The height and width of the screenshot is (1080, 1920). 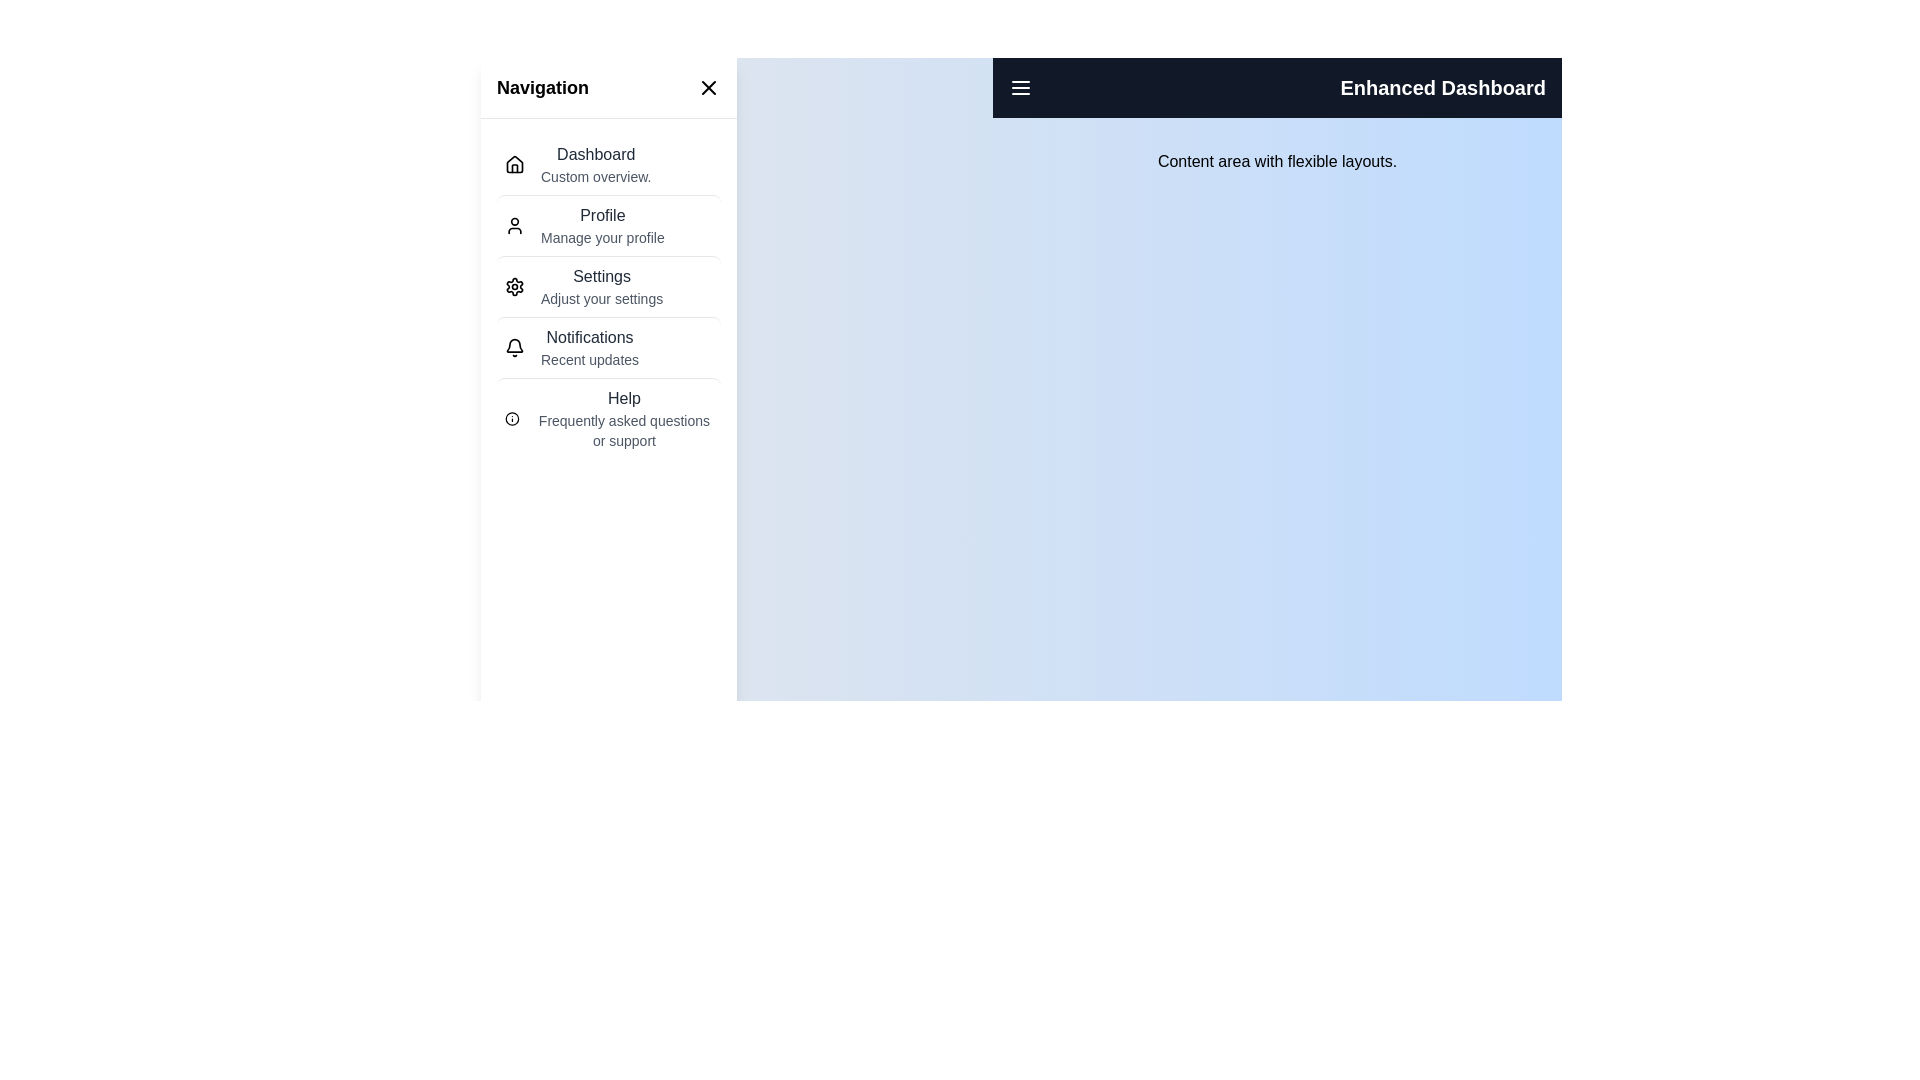 I want to click on the Close Button located in the top-right corner of the 'Navigation' header section, so click(x=709, y=87).